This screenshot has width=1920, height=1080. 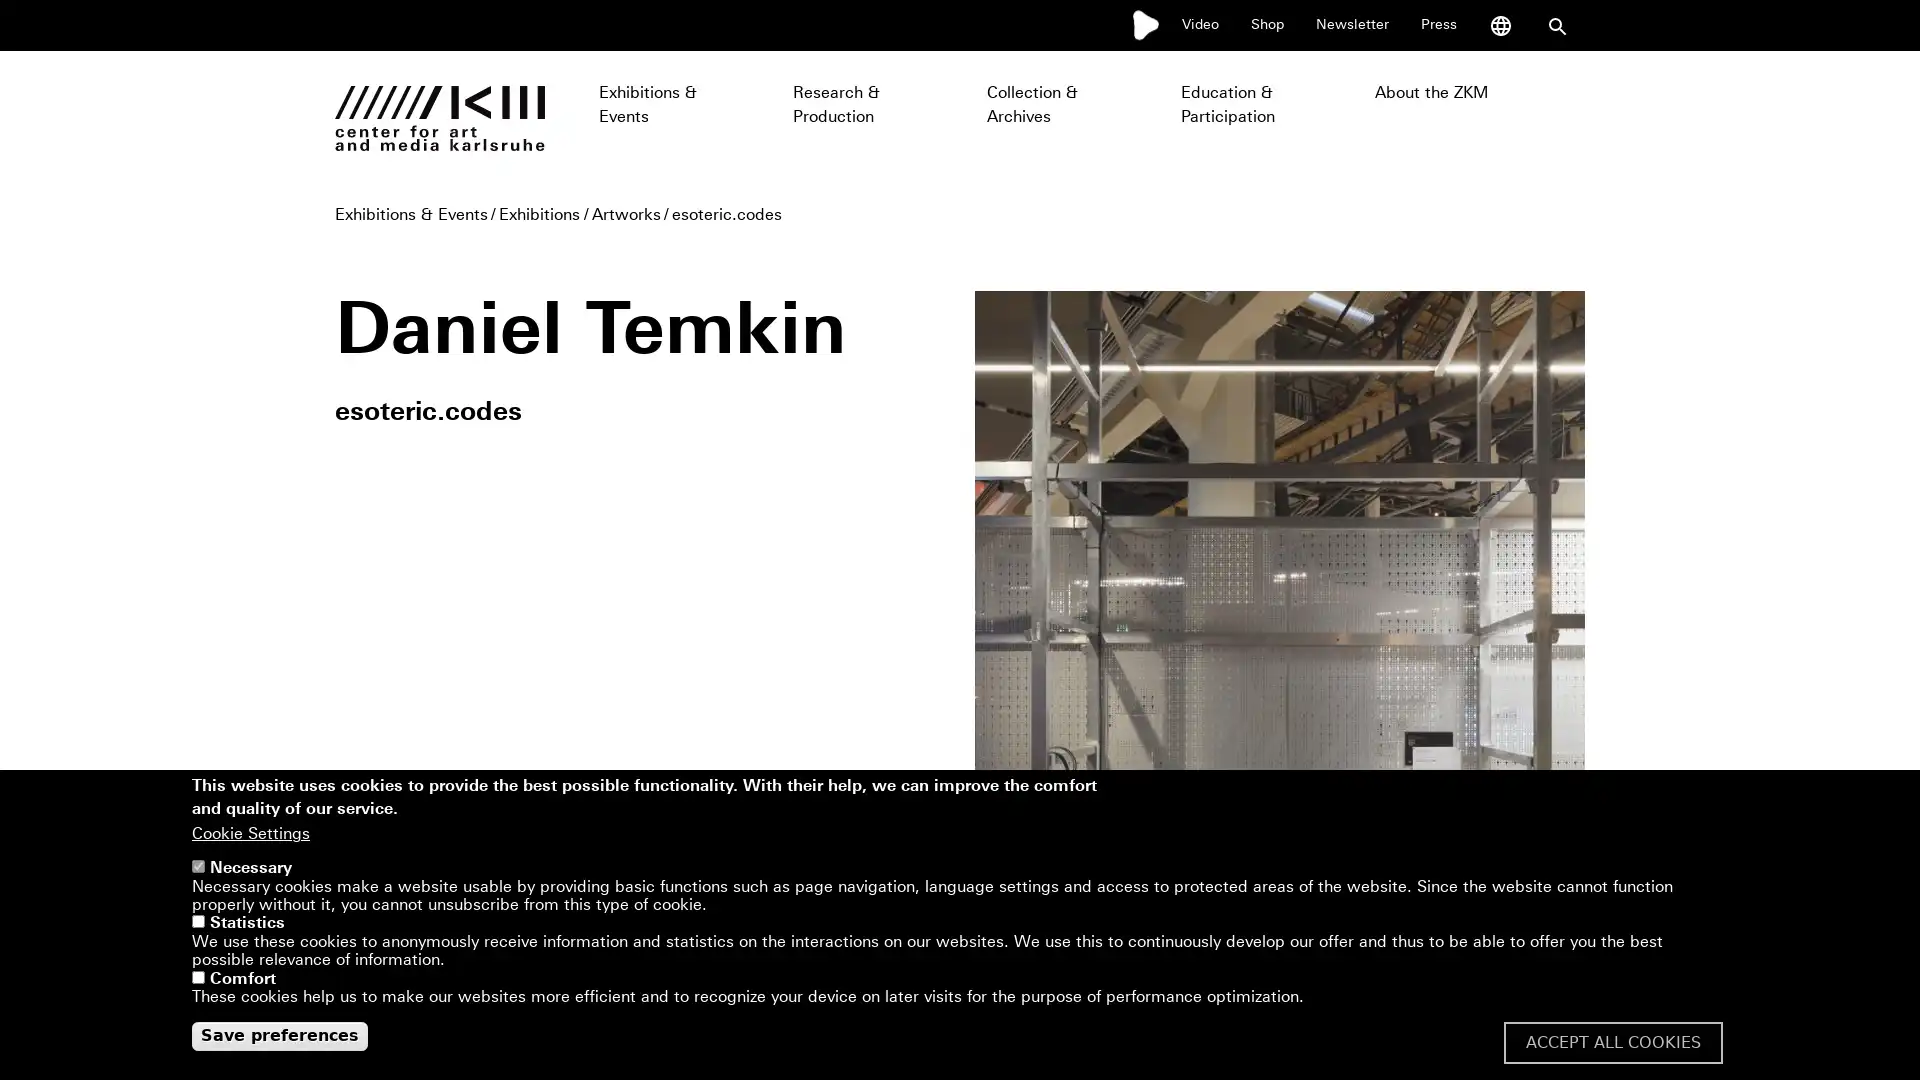 What do you see at coordinates (278, 1035) in the screenshot?
I see `Save preferences` at bounding box center [278, 1035].